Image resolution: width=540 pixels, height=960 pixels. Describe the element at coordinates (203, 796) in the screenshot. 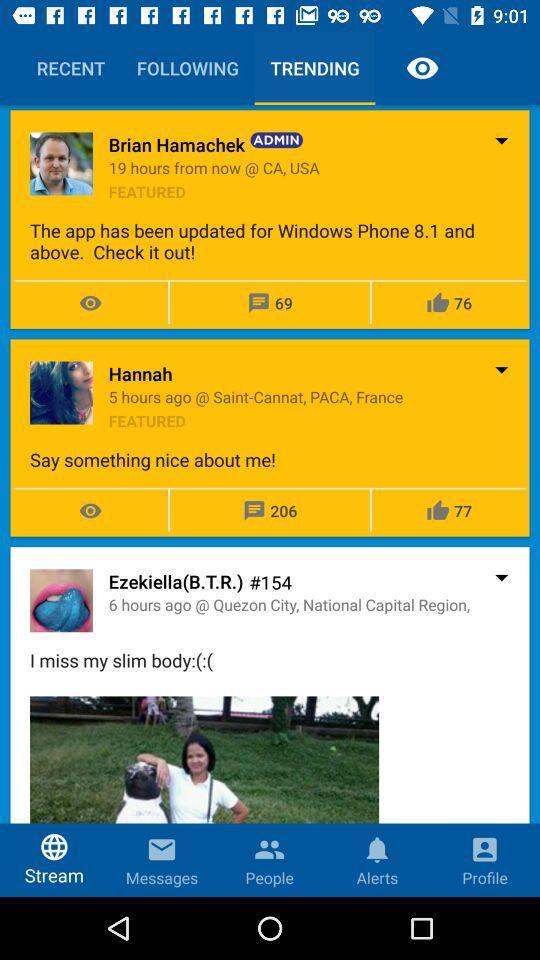

I see `the item below the i miss my icon` at that location.